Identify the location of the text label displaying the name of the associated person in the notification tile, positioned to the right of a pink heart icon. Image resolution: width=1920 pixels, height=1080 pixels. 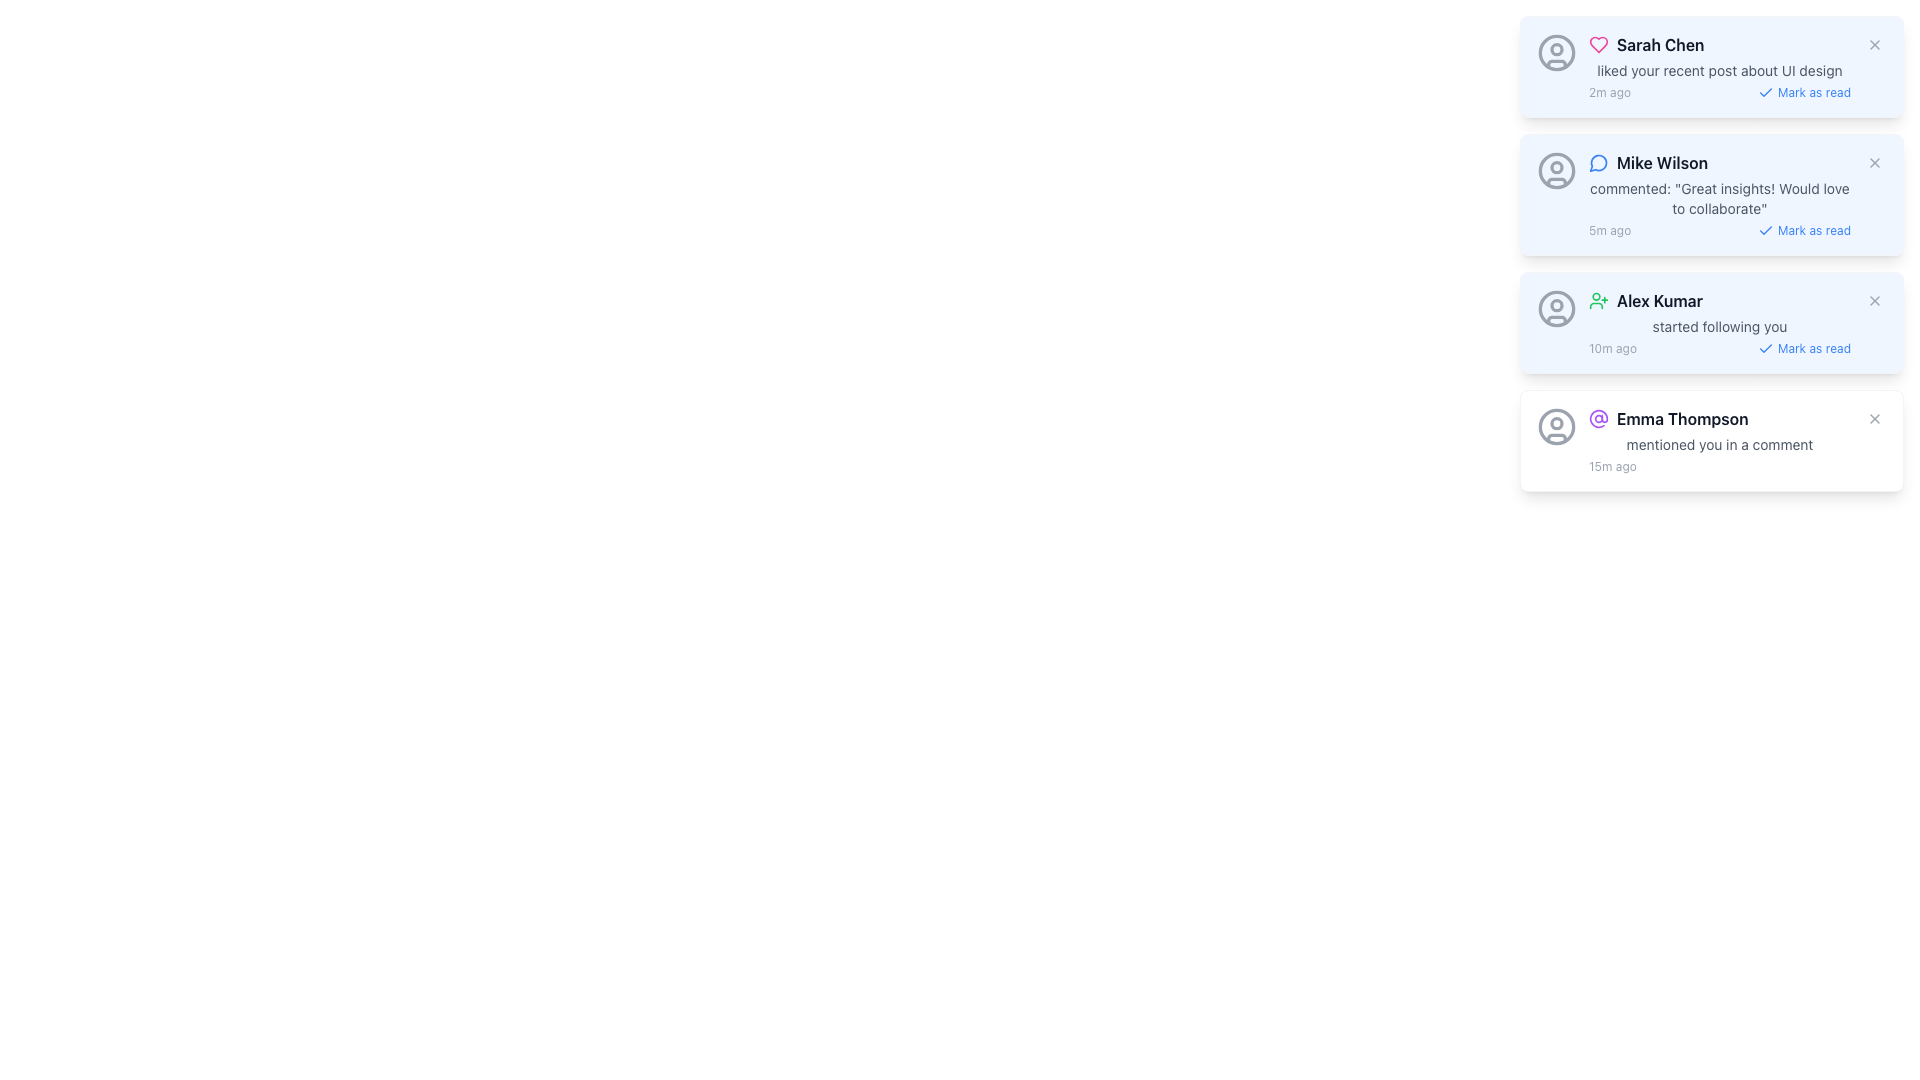
(1660, 45).